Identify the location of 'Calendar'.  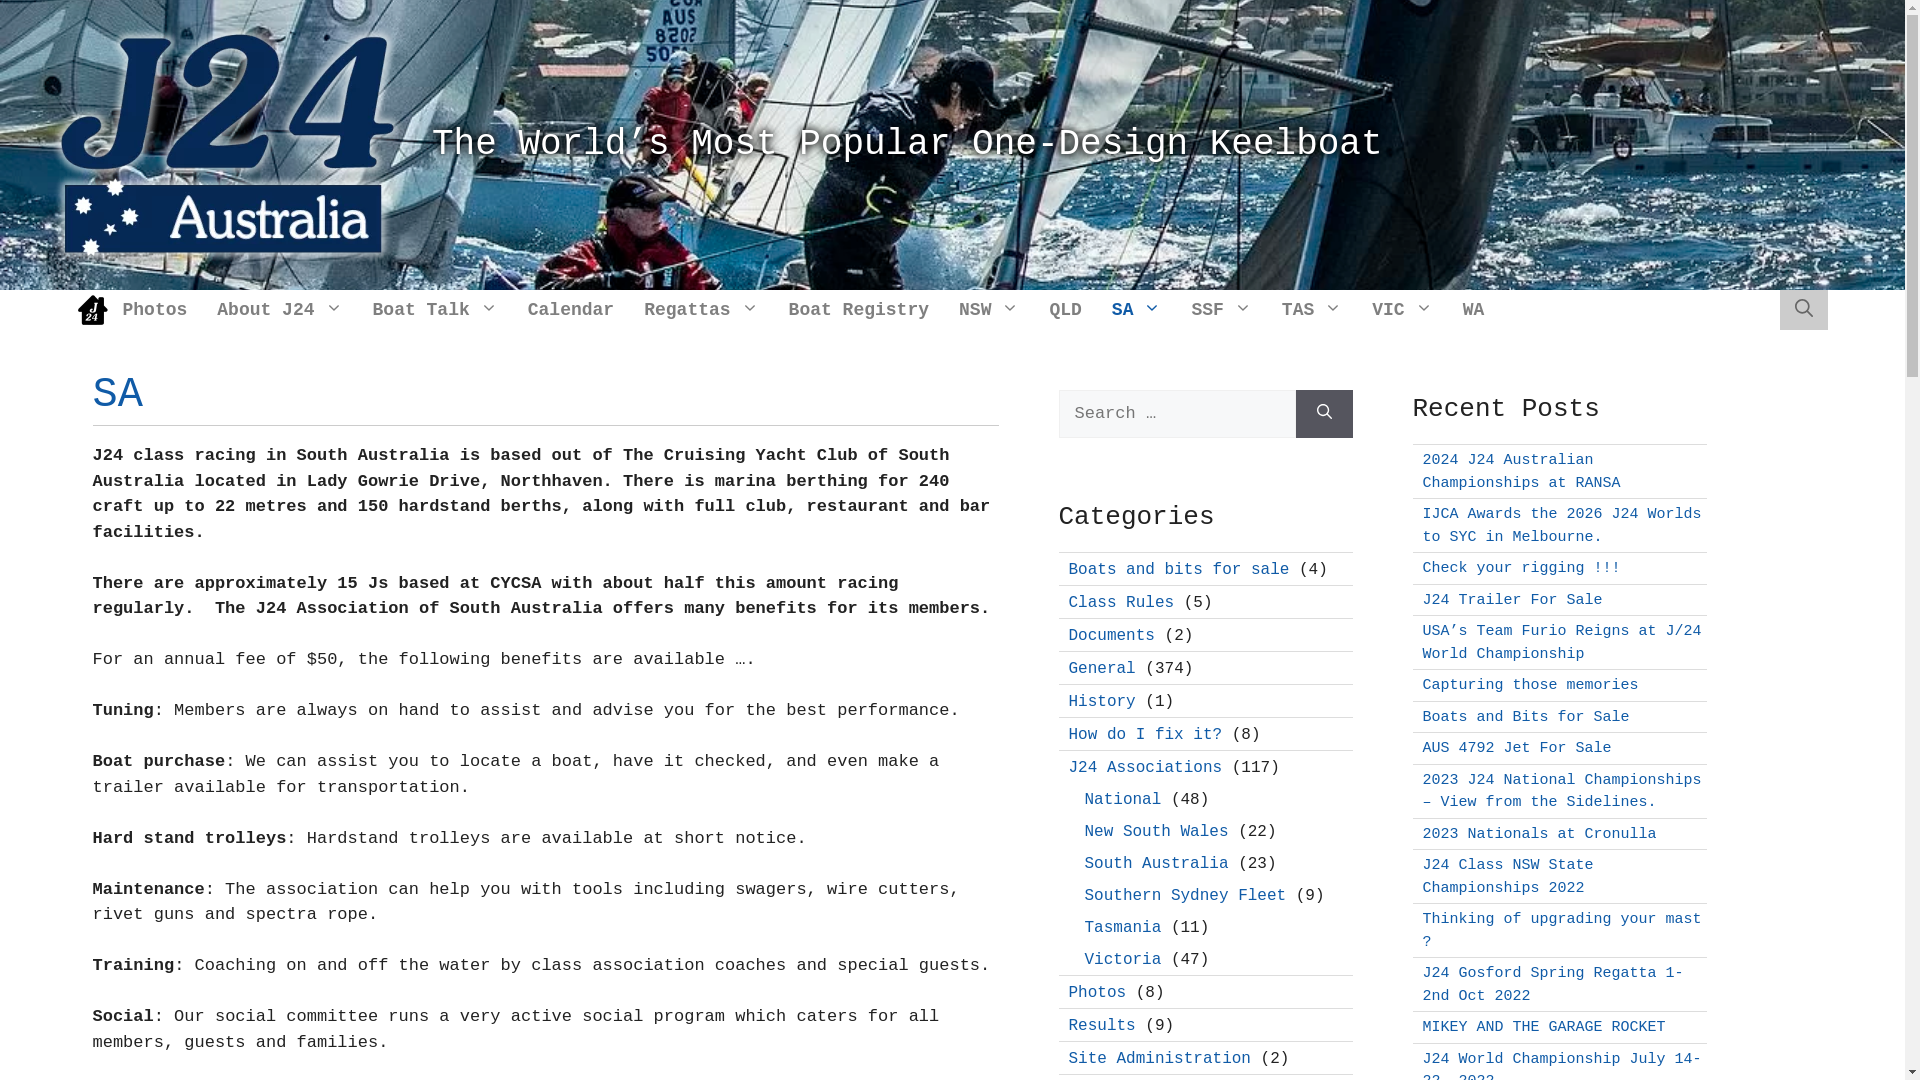
(570, 309).